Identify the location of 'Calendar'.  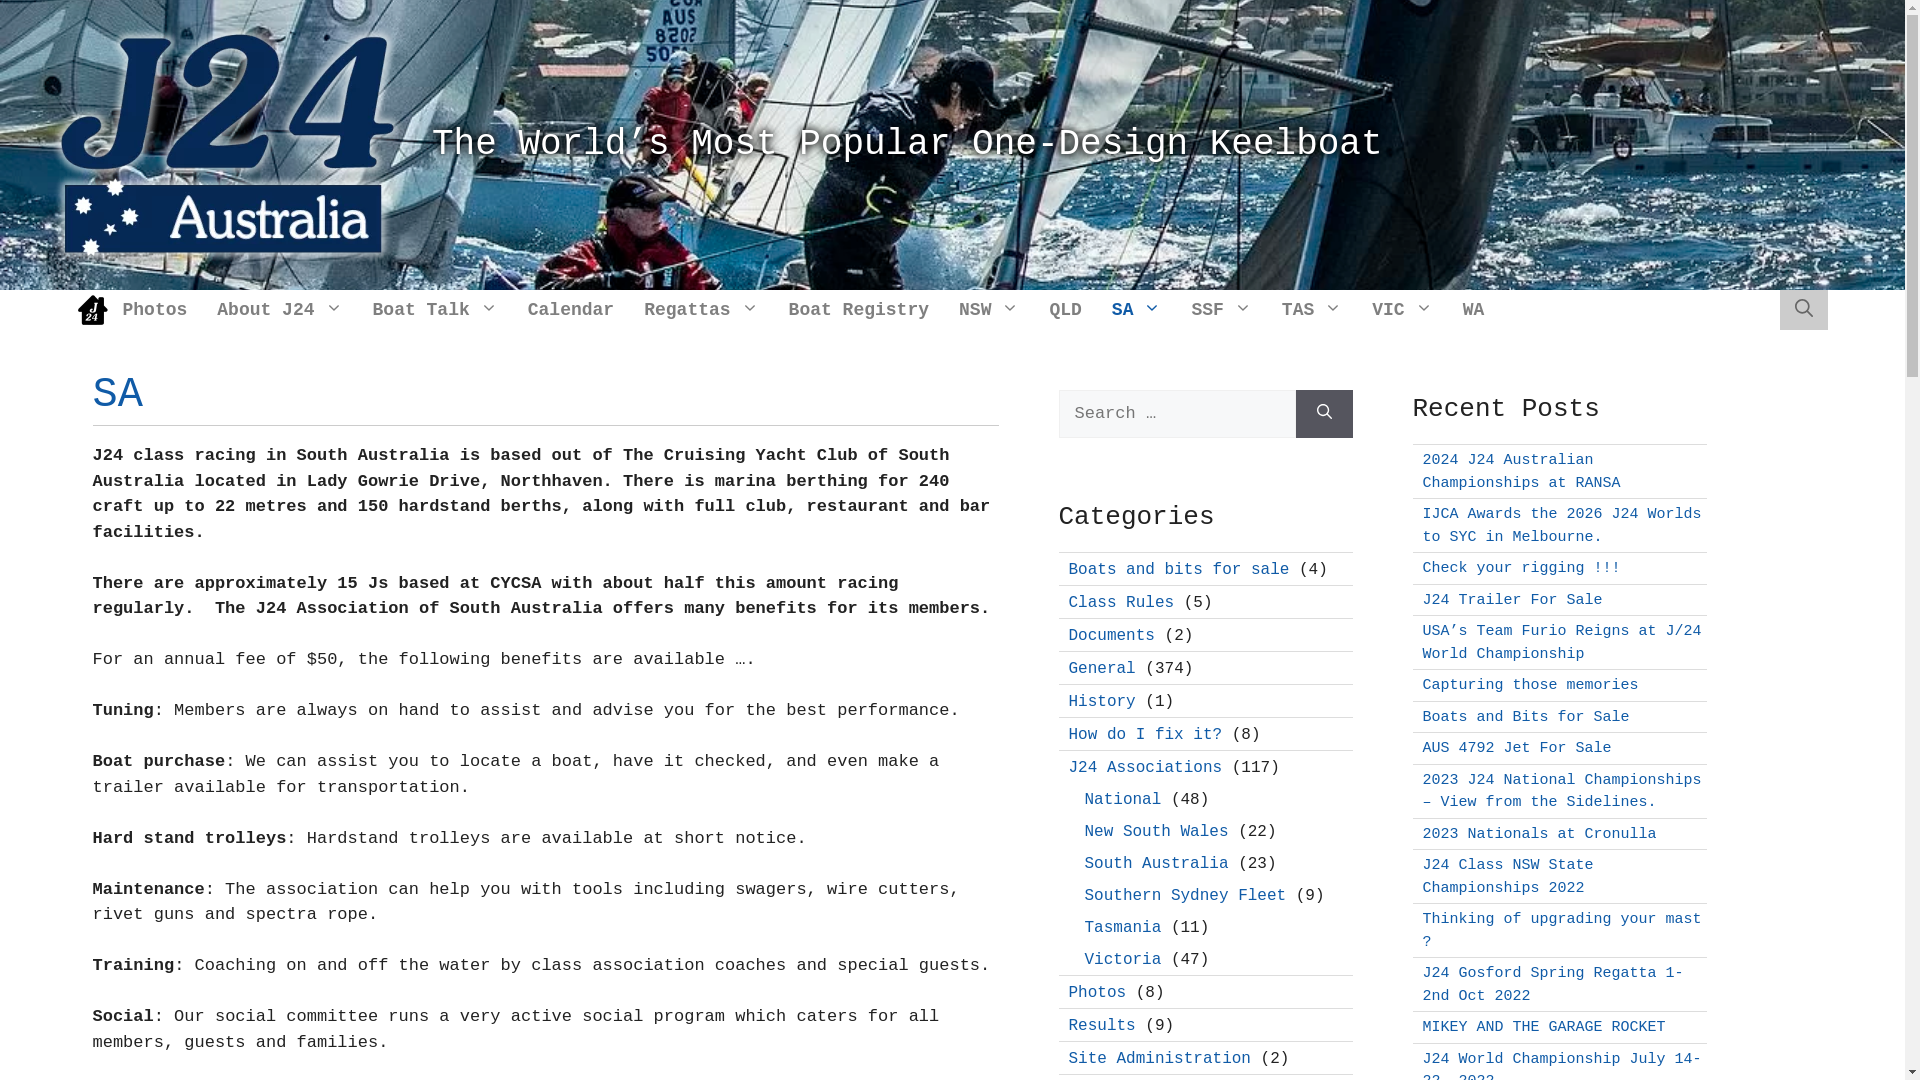
(570, 309).